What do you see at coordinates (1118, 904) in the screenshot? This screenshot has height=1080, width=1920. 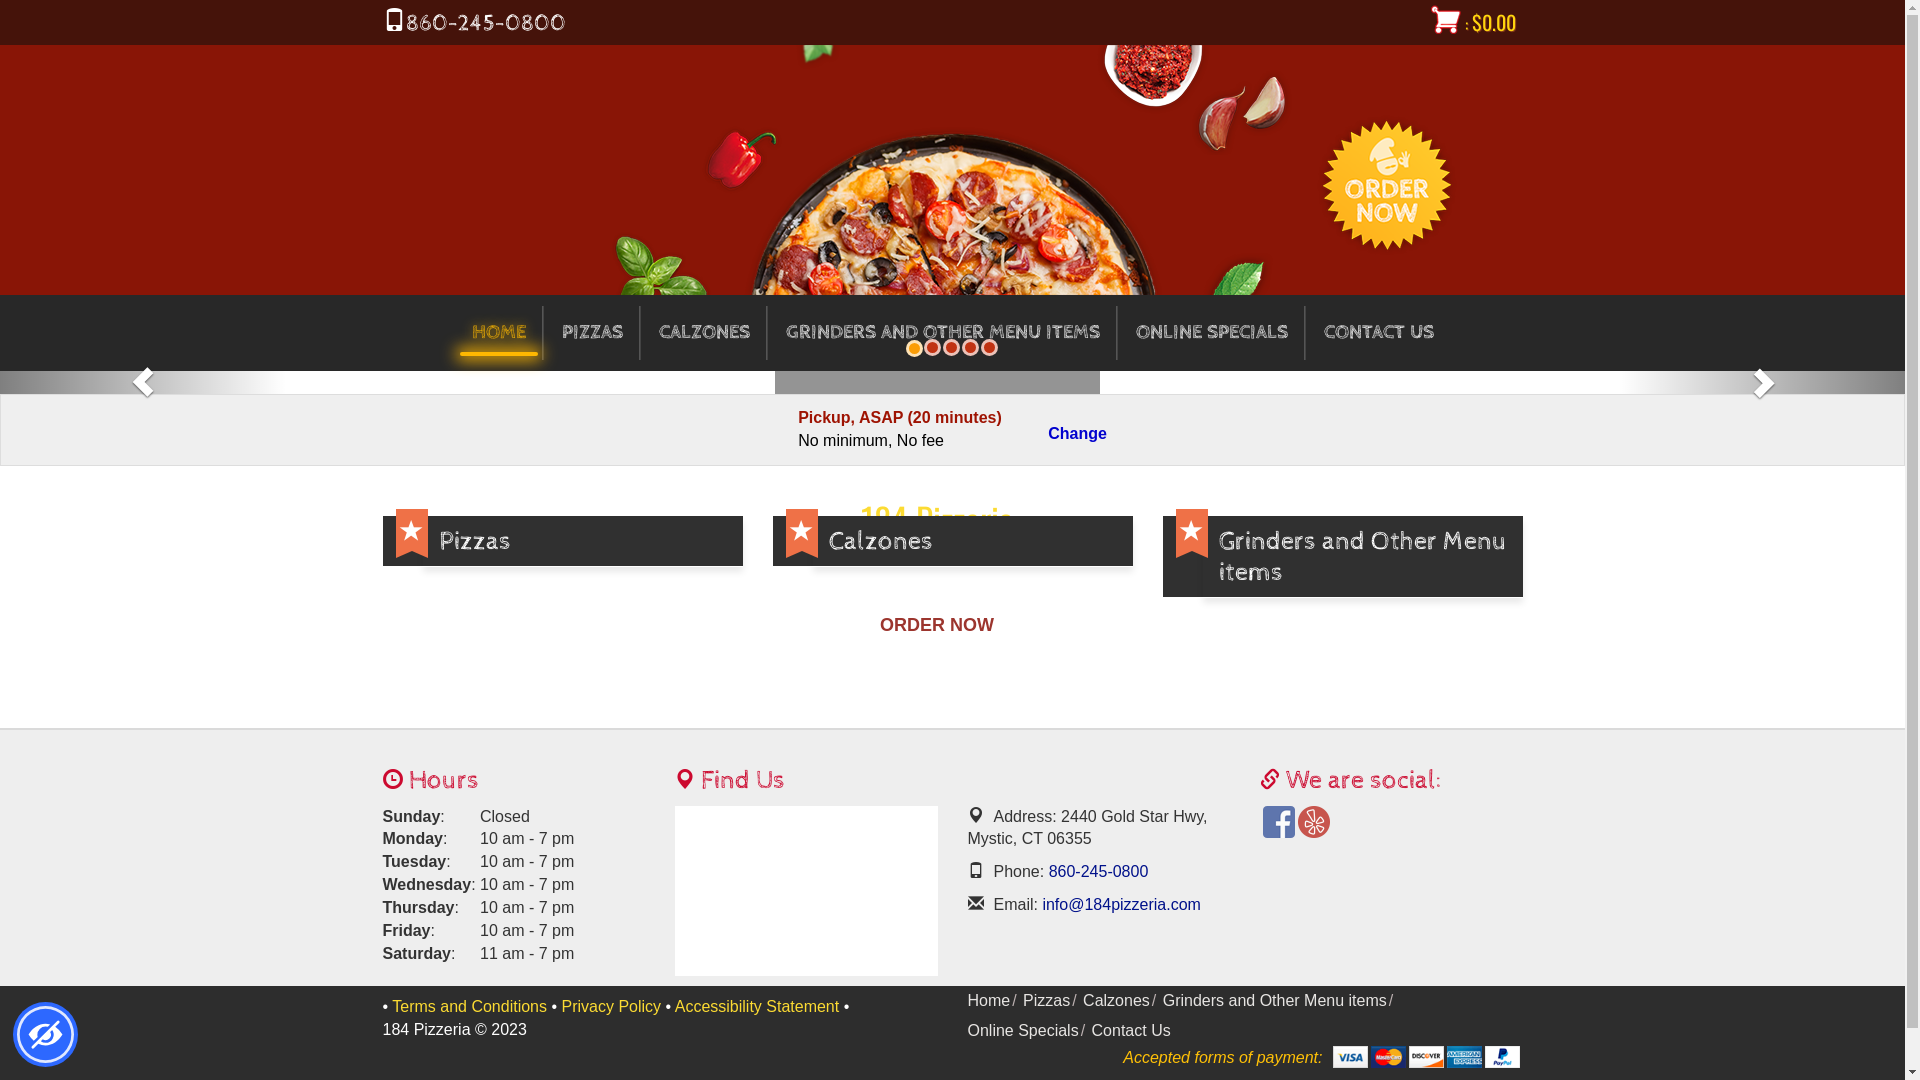 I see `'info@184pizzeria.com'` at bounding box center [1118, 904].